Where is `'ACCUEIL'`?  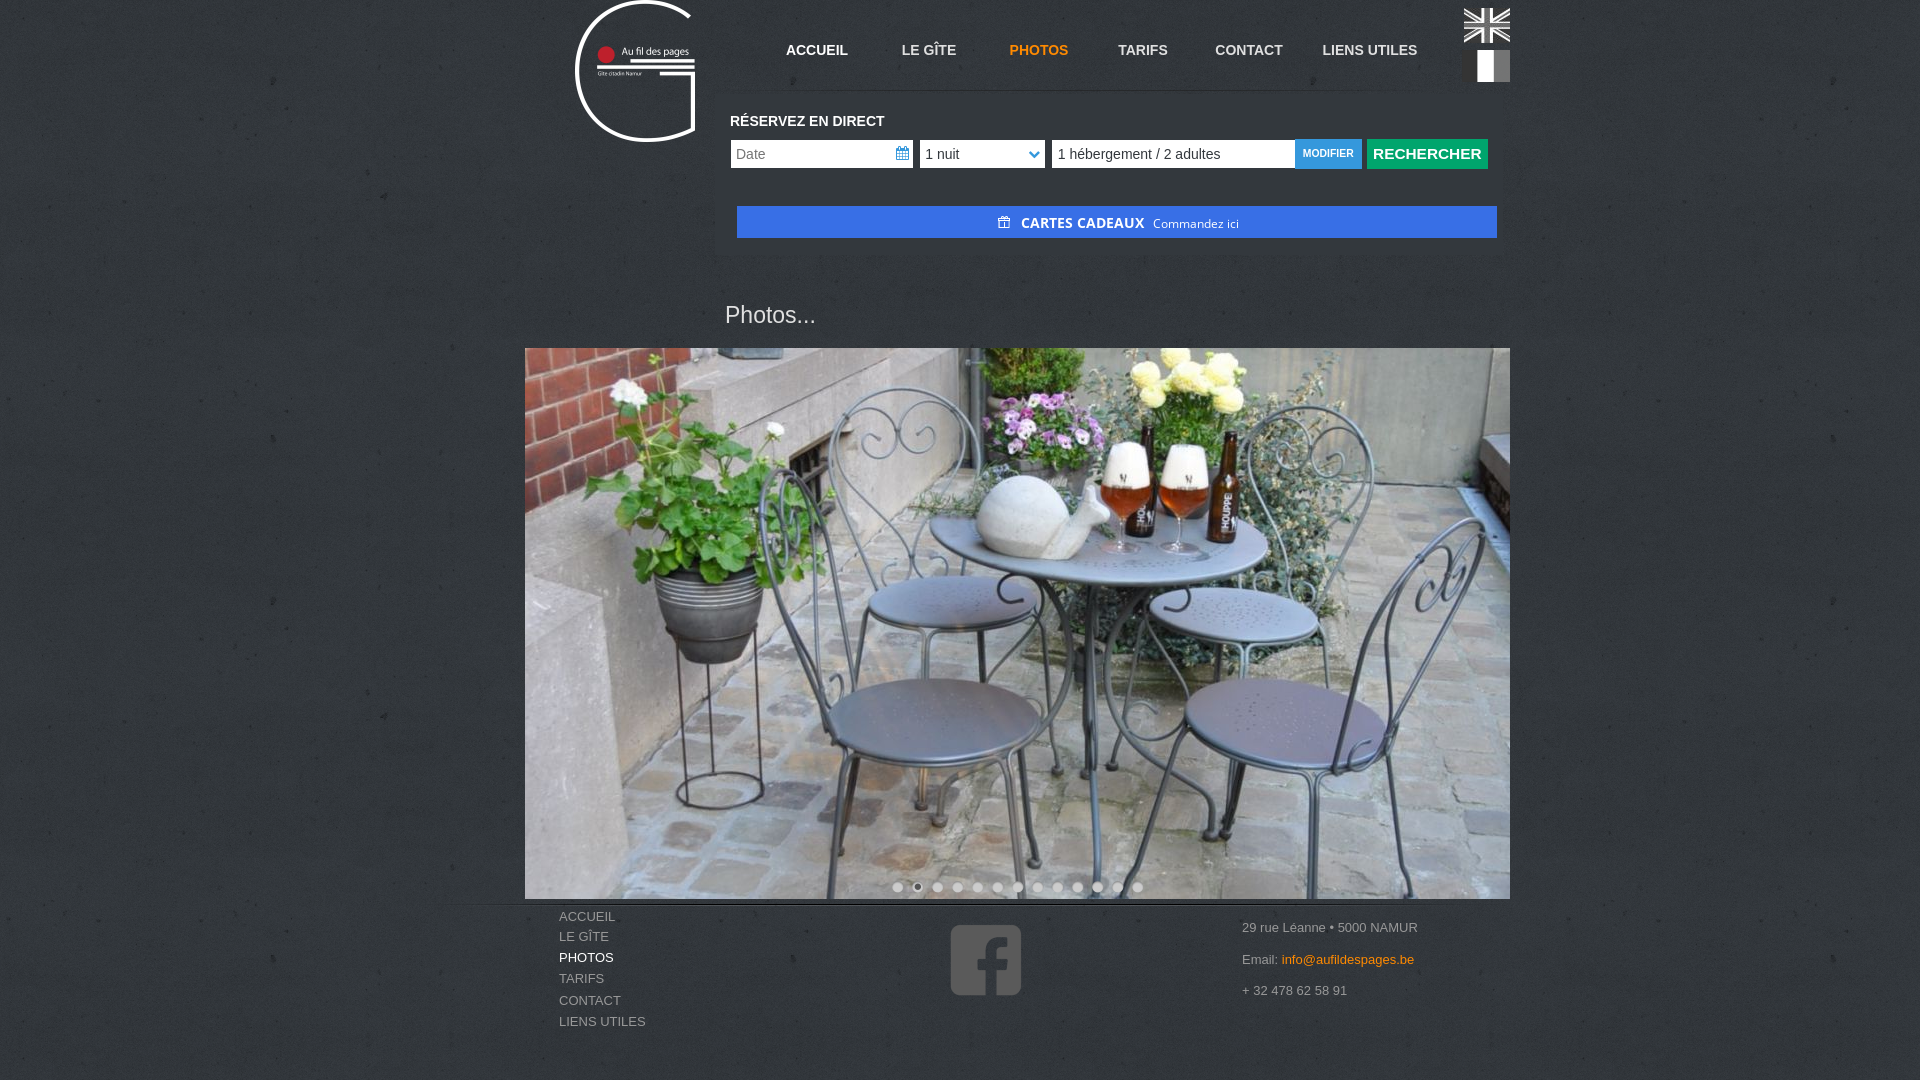
'ACCUEIL' is located at coordinates (816, 49).